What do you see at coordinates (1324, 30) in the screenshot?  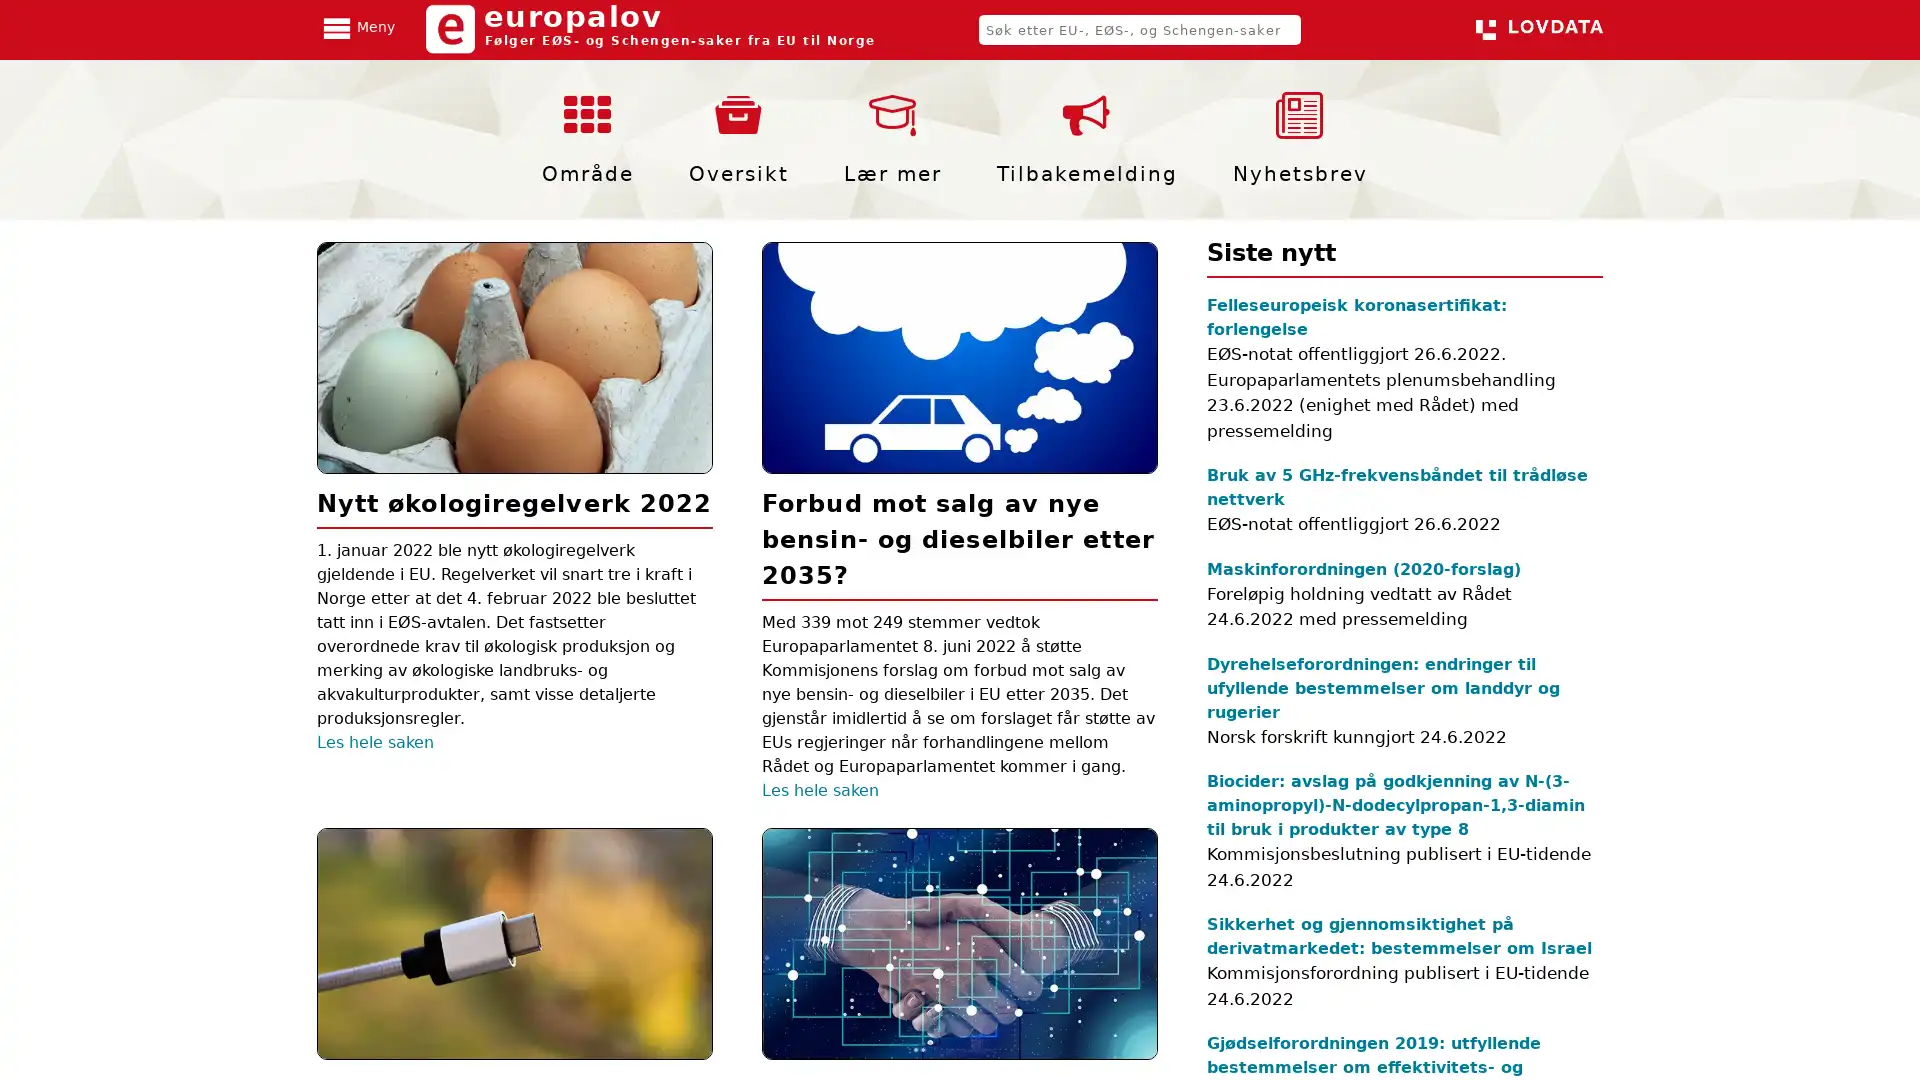 I see `Sk` at bounding box center [1324, 30].